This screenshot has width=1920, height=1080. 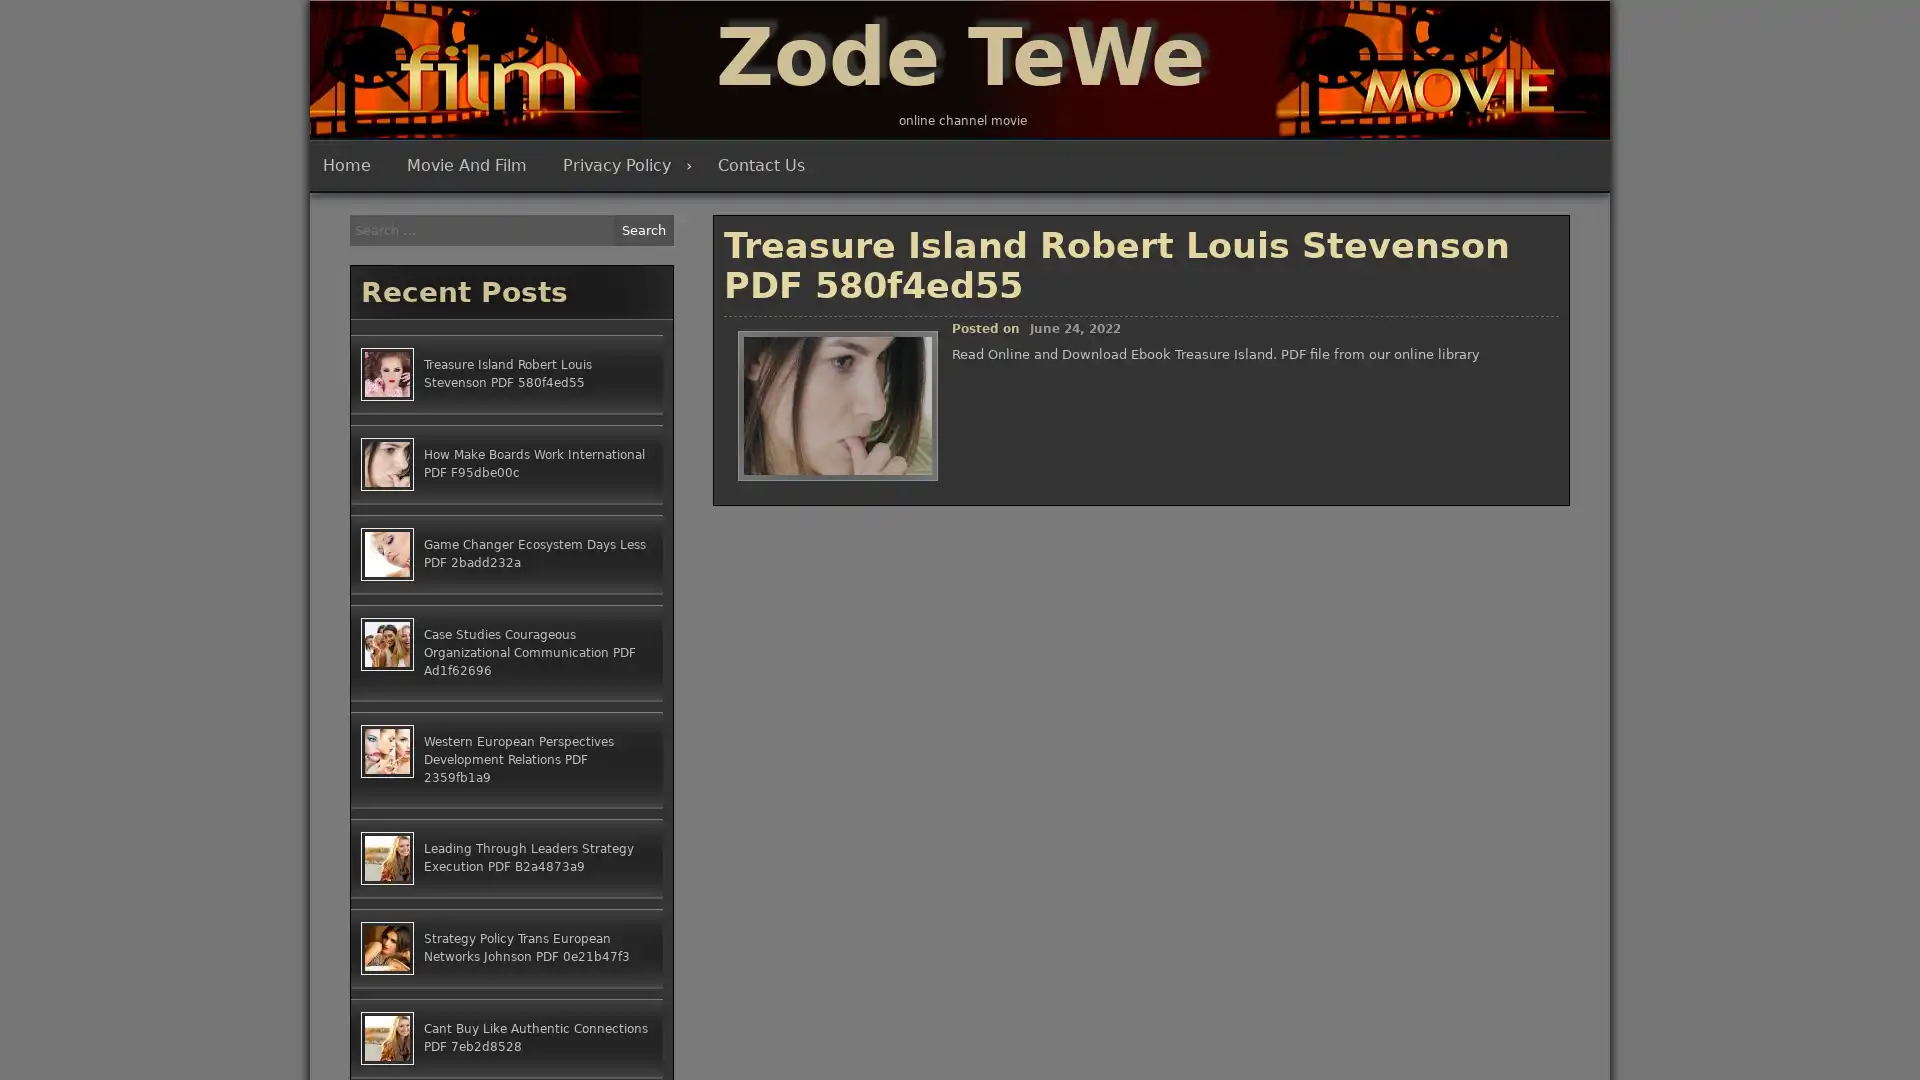 What do you see at coordinates (643, 229) in the screenshot?
I see `Search` at bounding box center [643, 229].